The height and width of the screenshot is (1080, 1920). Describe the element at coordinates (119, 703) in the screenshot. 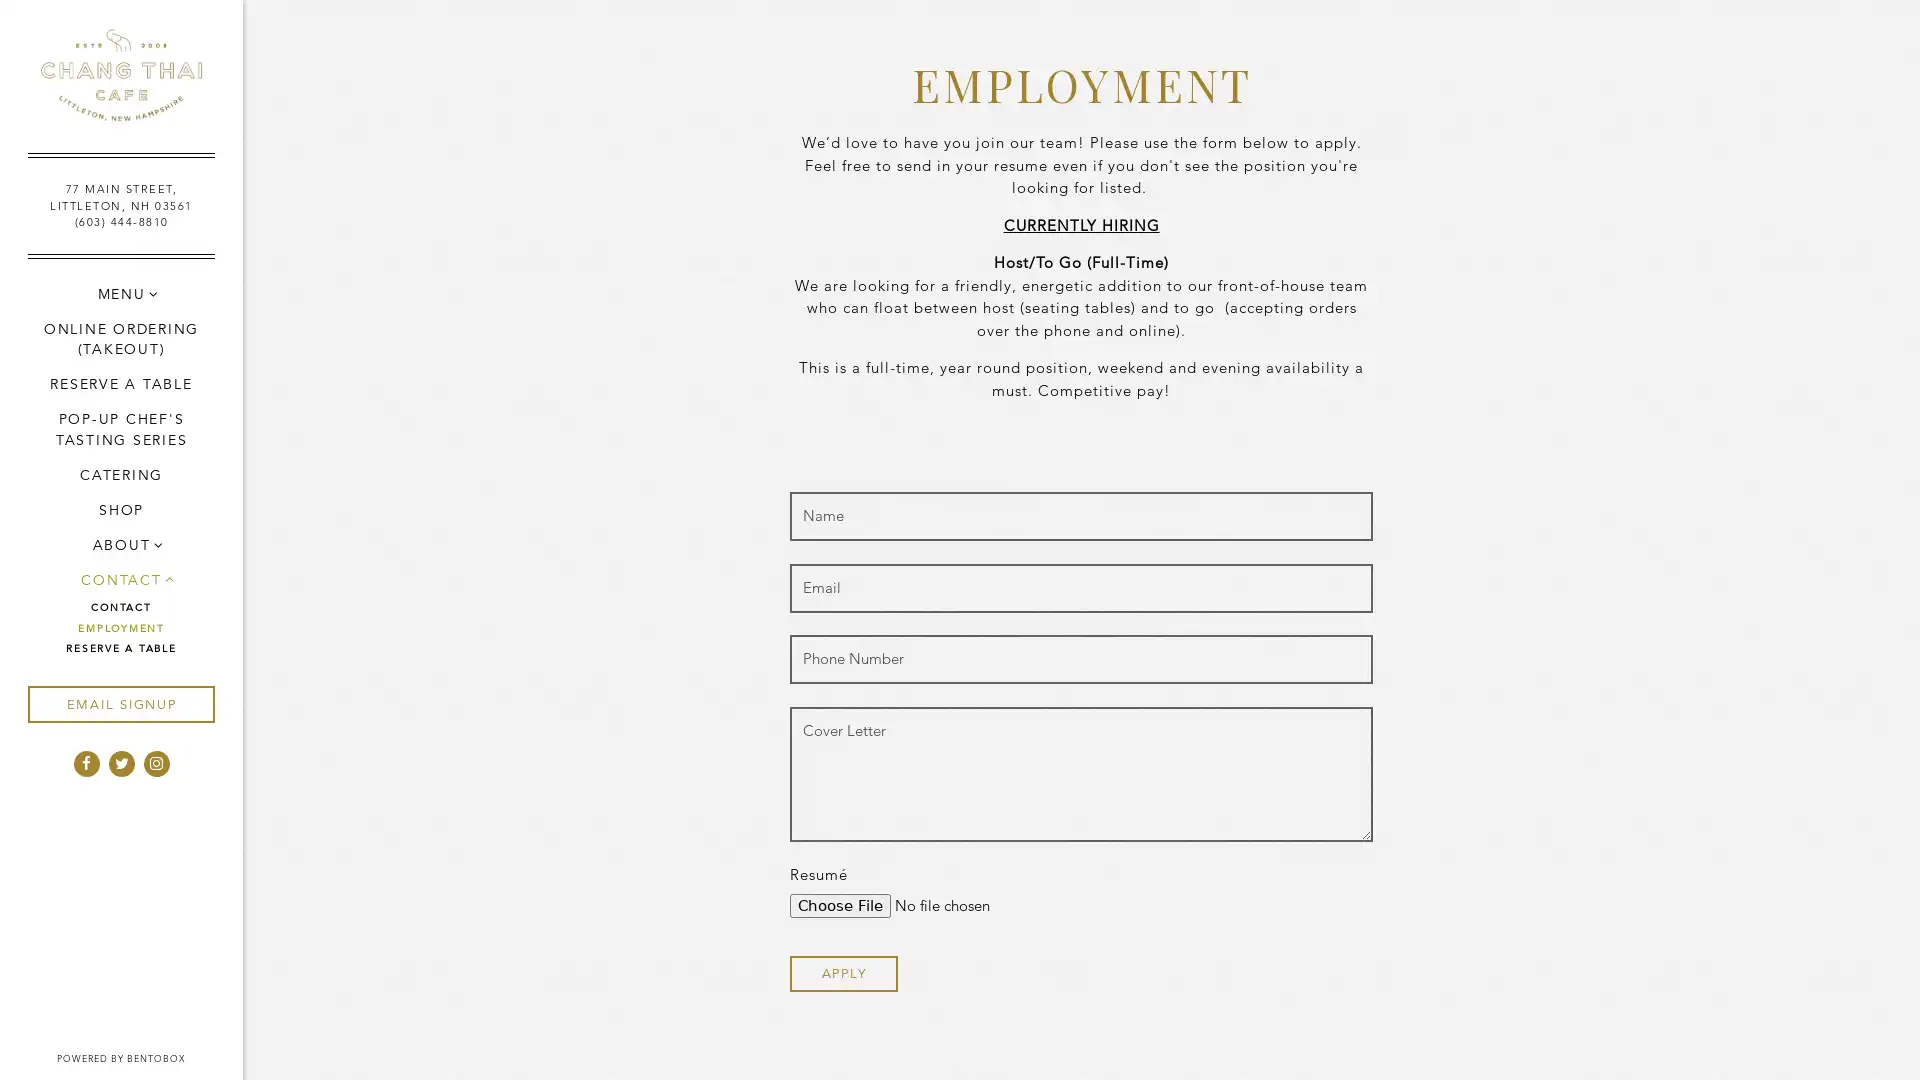

I see `EMAIL SIGNUP` at that location.